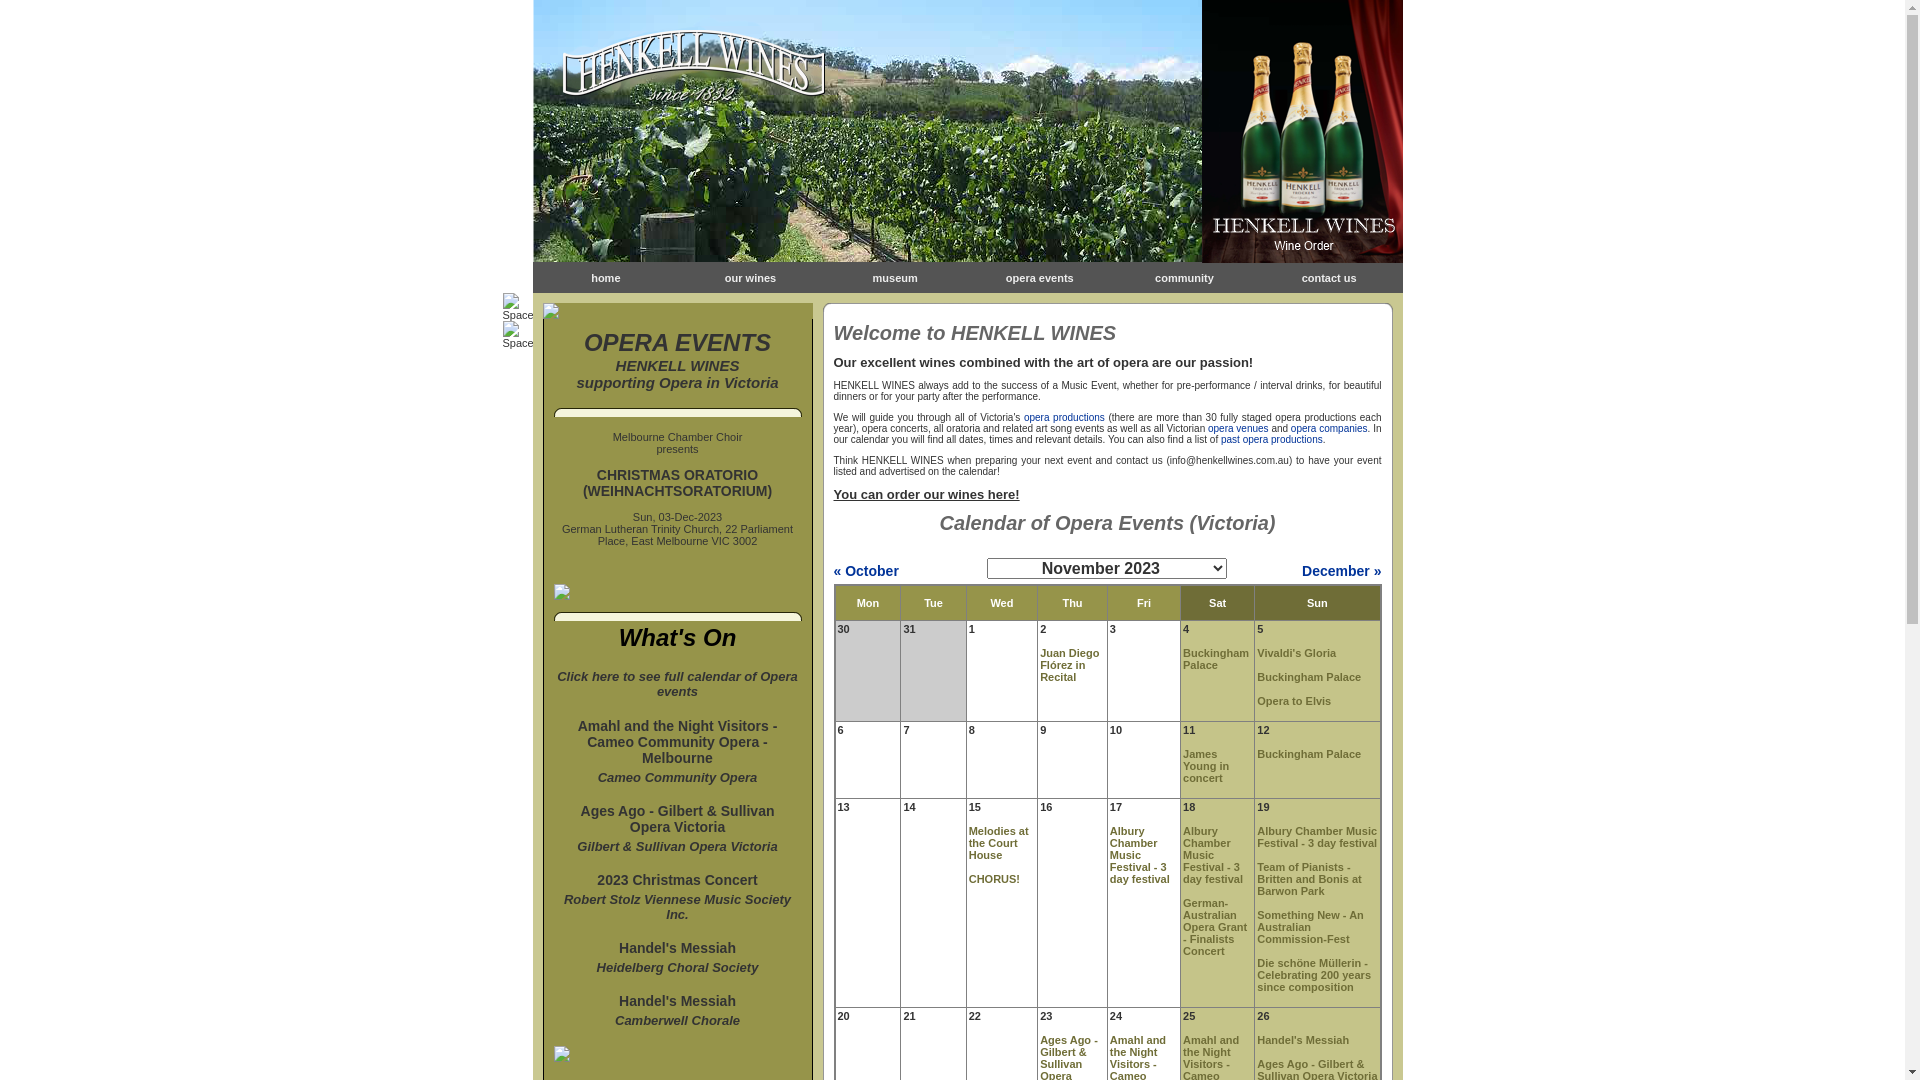 The height and width of the screenshot is (1080, 1920). What do you see at coordinates (1329, 277) in the screenshot?
I see `'contact us'` at bounding box center [1329, 277].